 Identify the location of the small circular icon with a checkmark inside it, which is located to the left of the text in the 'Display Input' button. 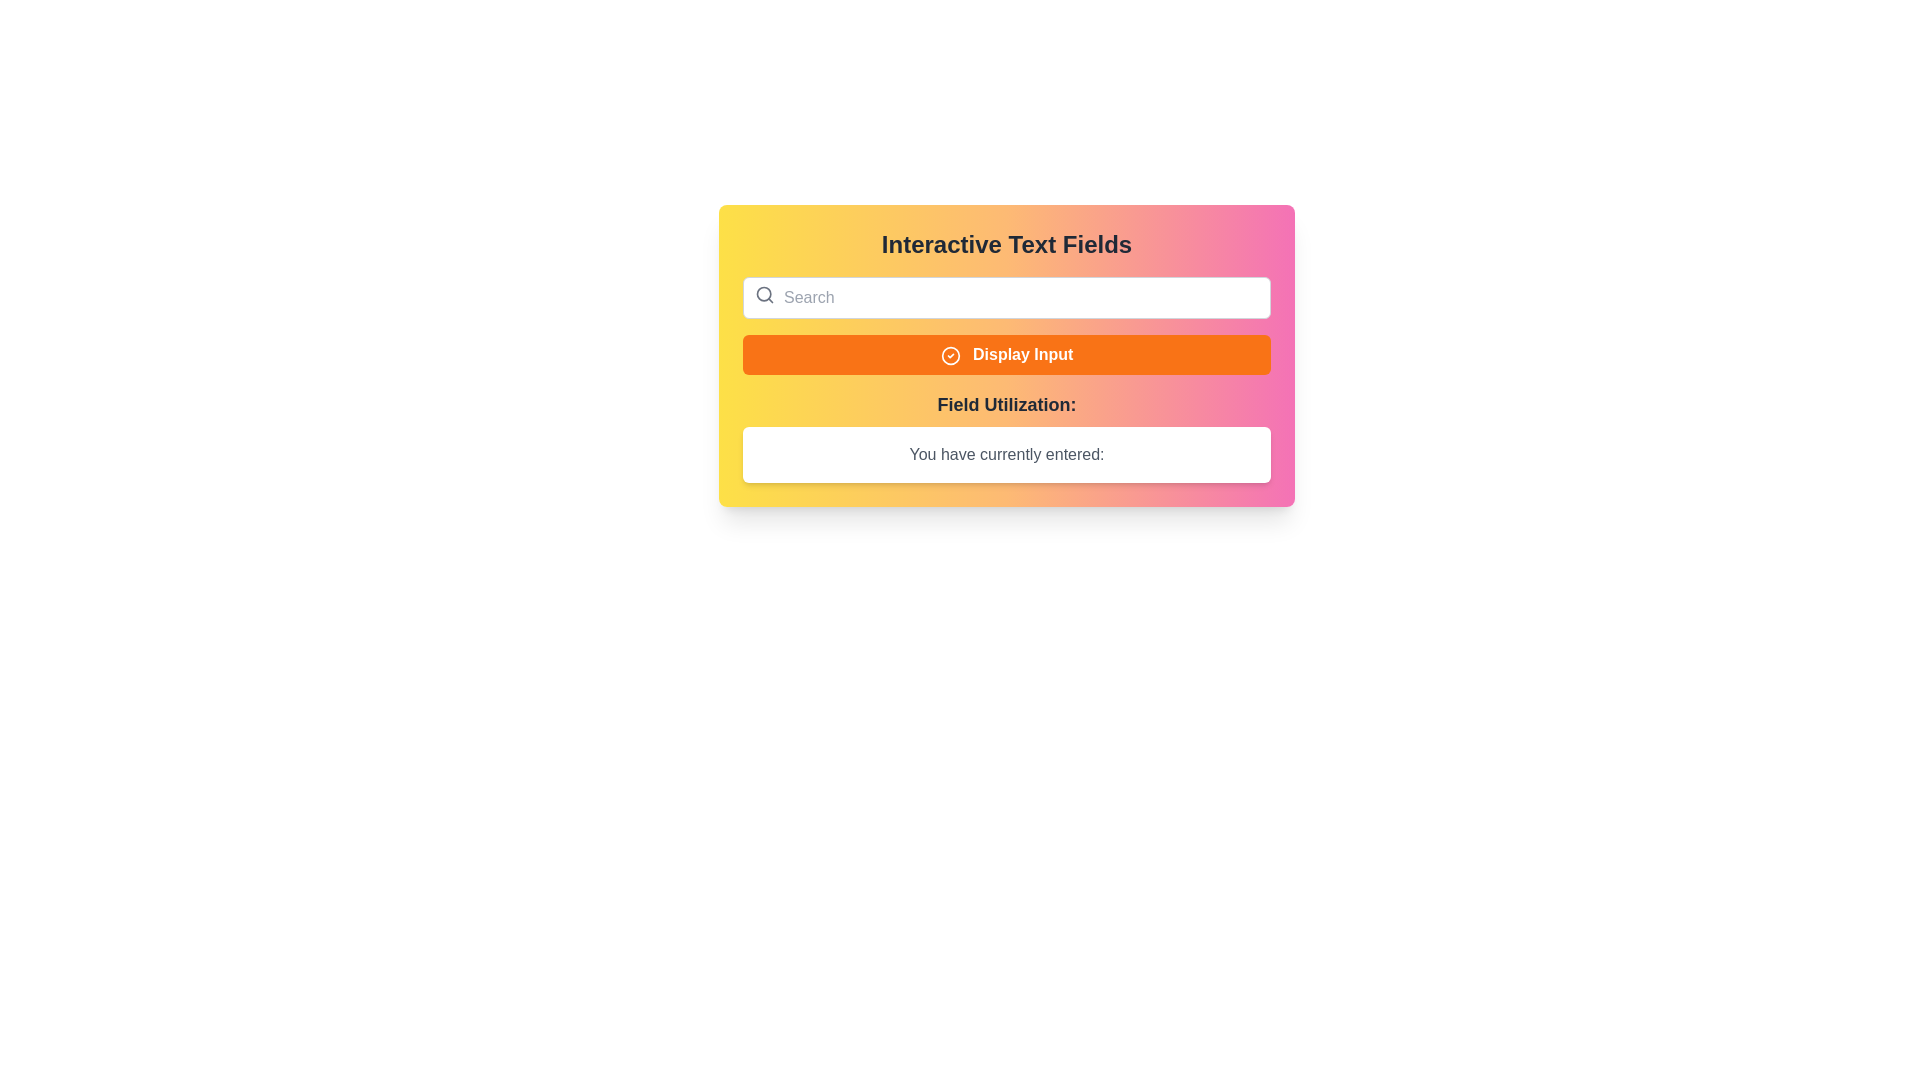
(949, 354).